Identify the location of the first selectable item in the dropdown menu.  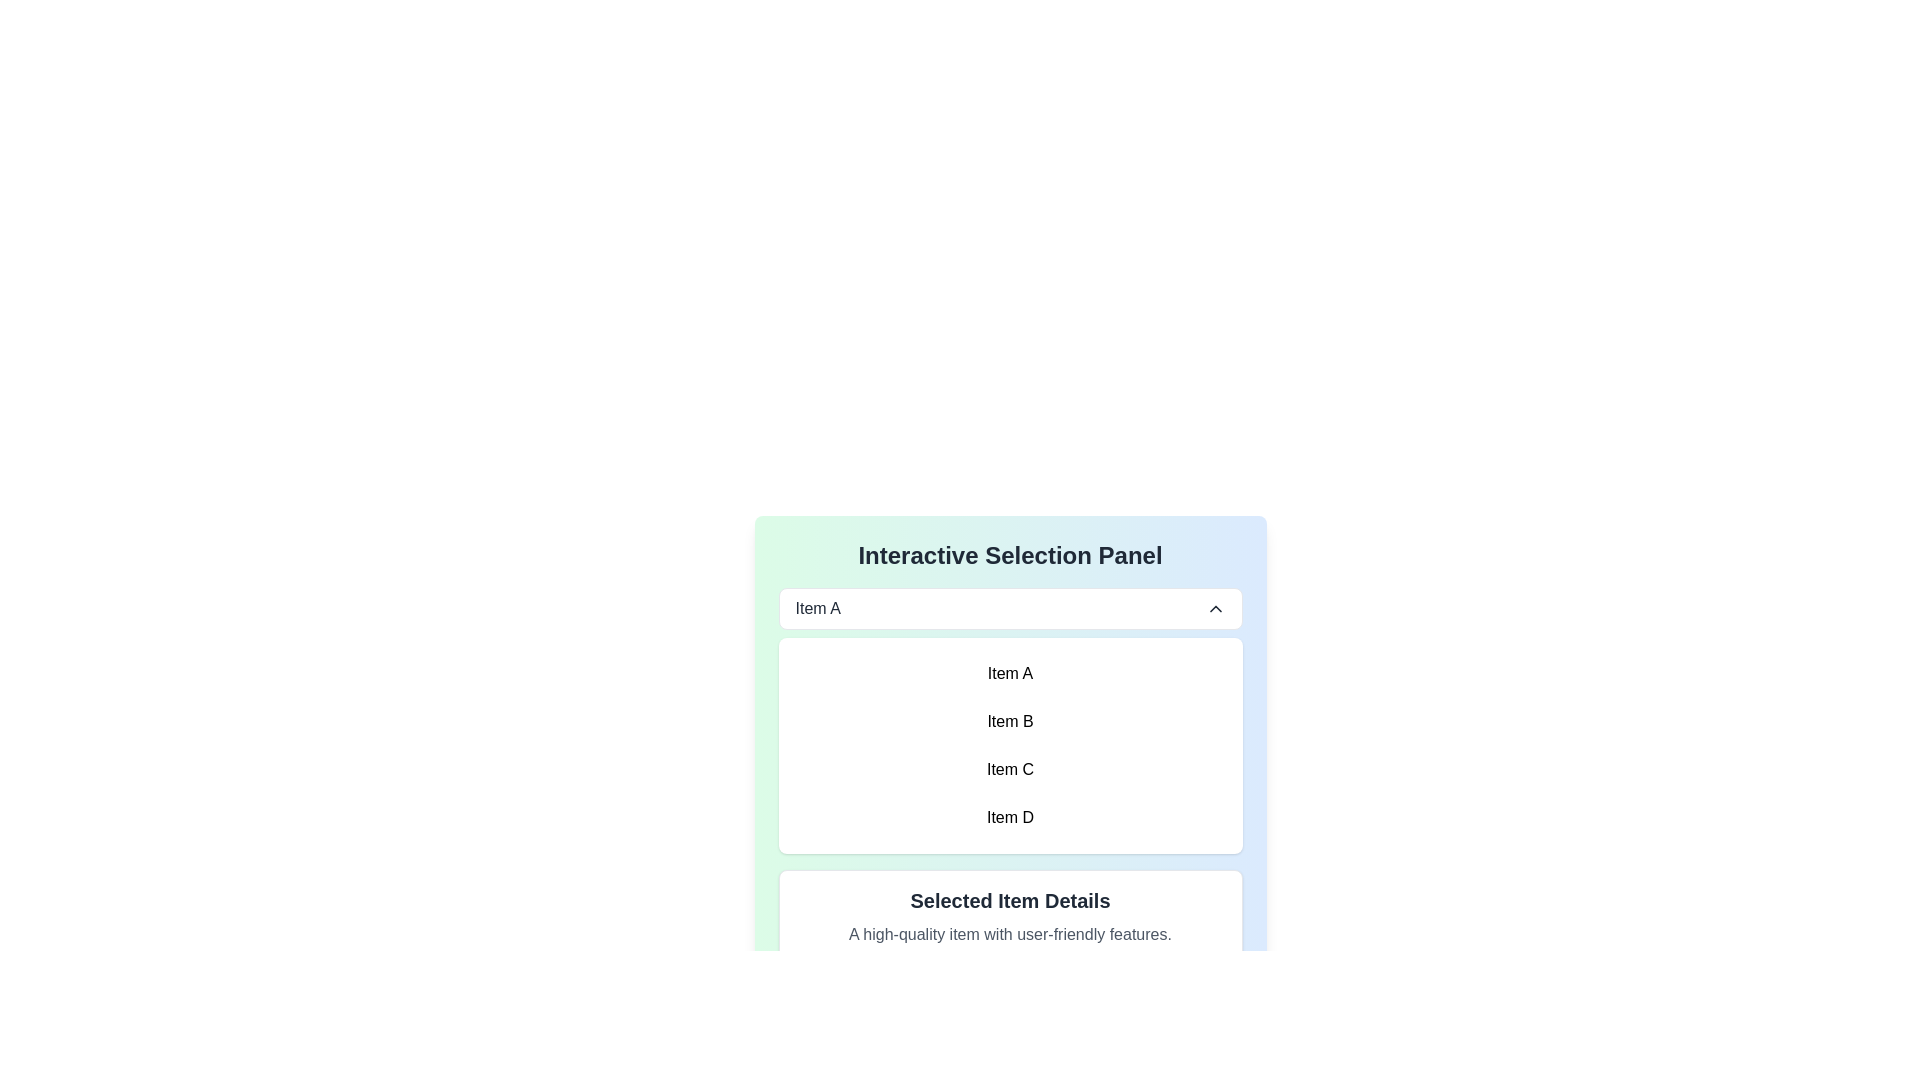
(1010, 674).